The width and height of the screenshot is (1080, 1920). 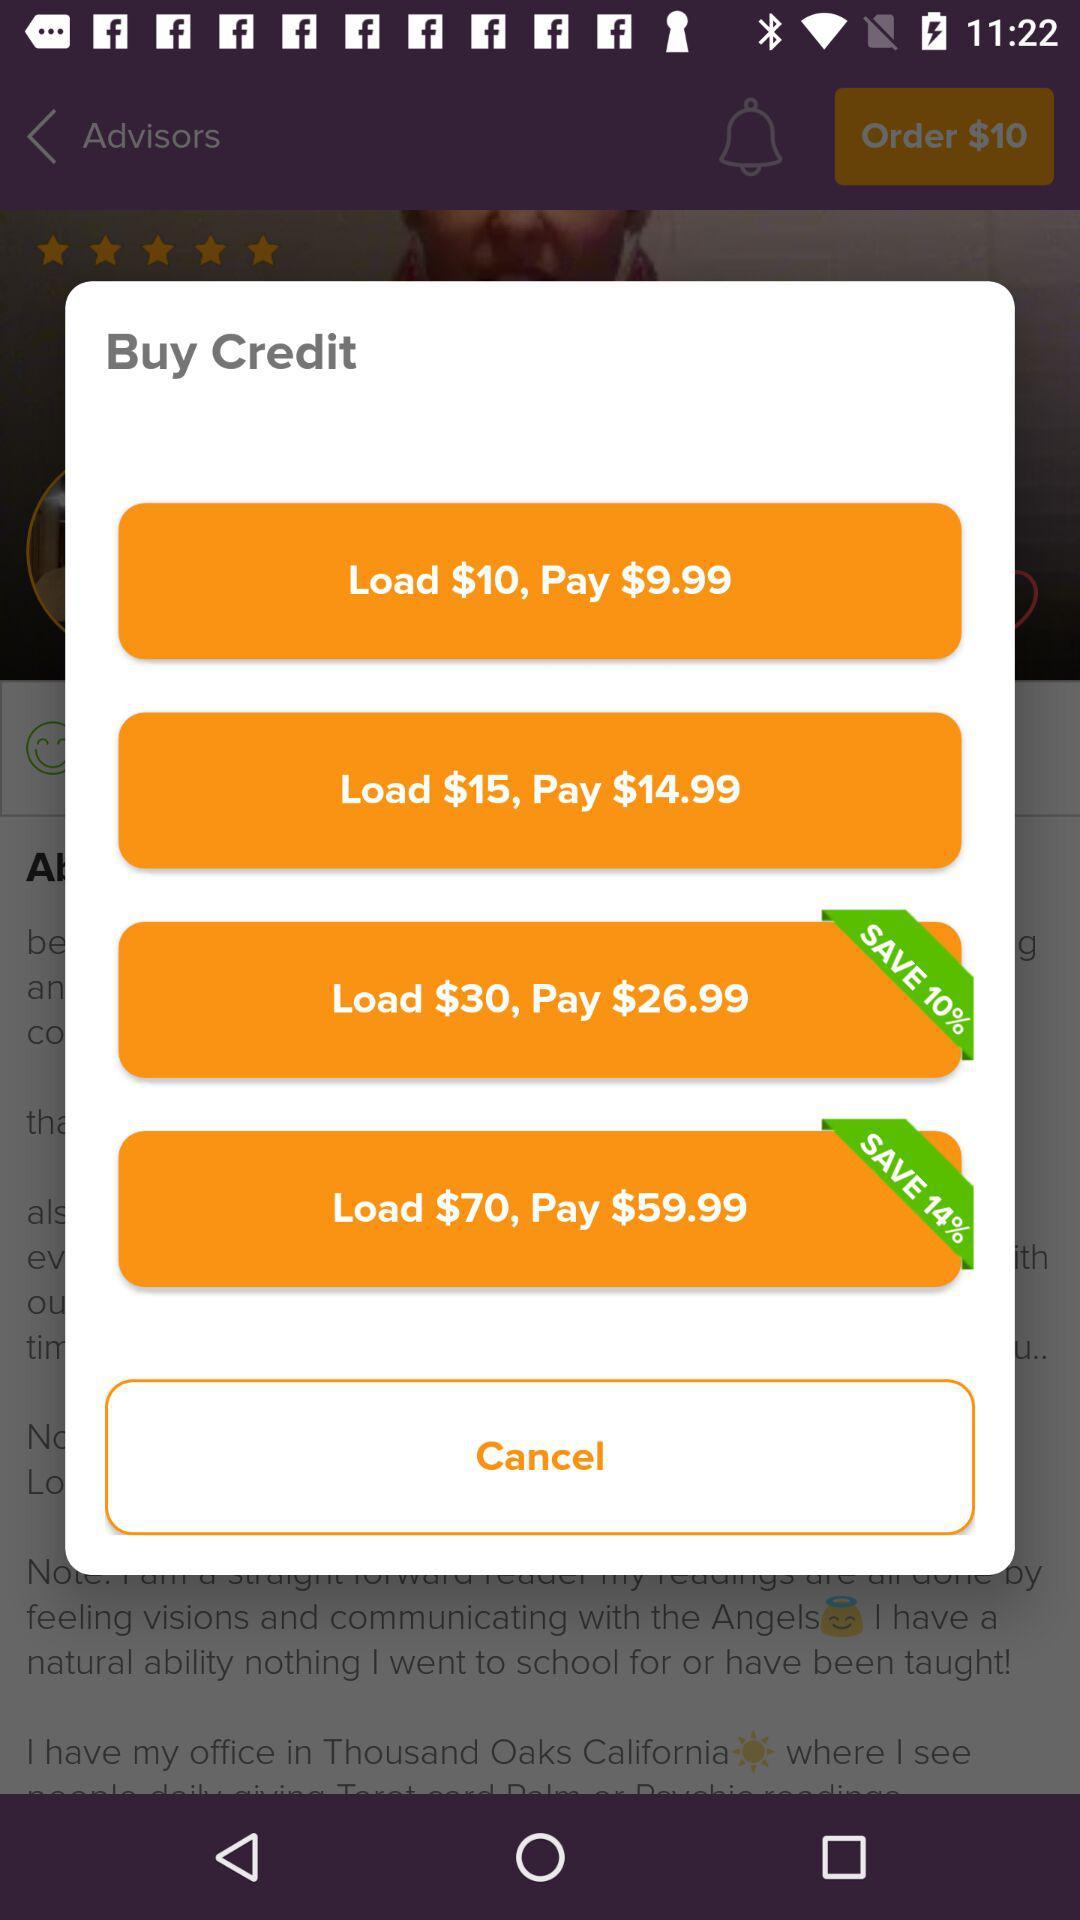 What do you see at coordinates (540, 1457) in the screenshot?
I see `the item below load 70 pay item` at bounding box center [540, 1457].